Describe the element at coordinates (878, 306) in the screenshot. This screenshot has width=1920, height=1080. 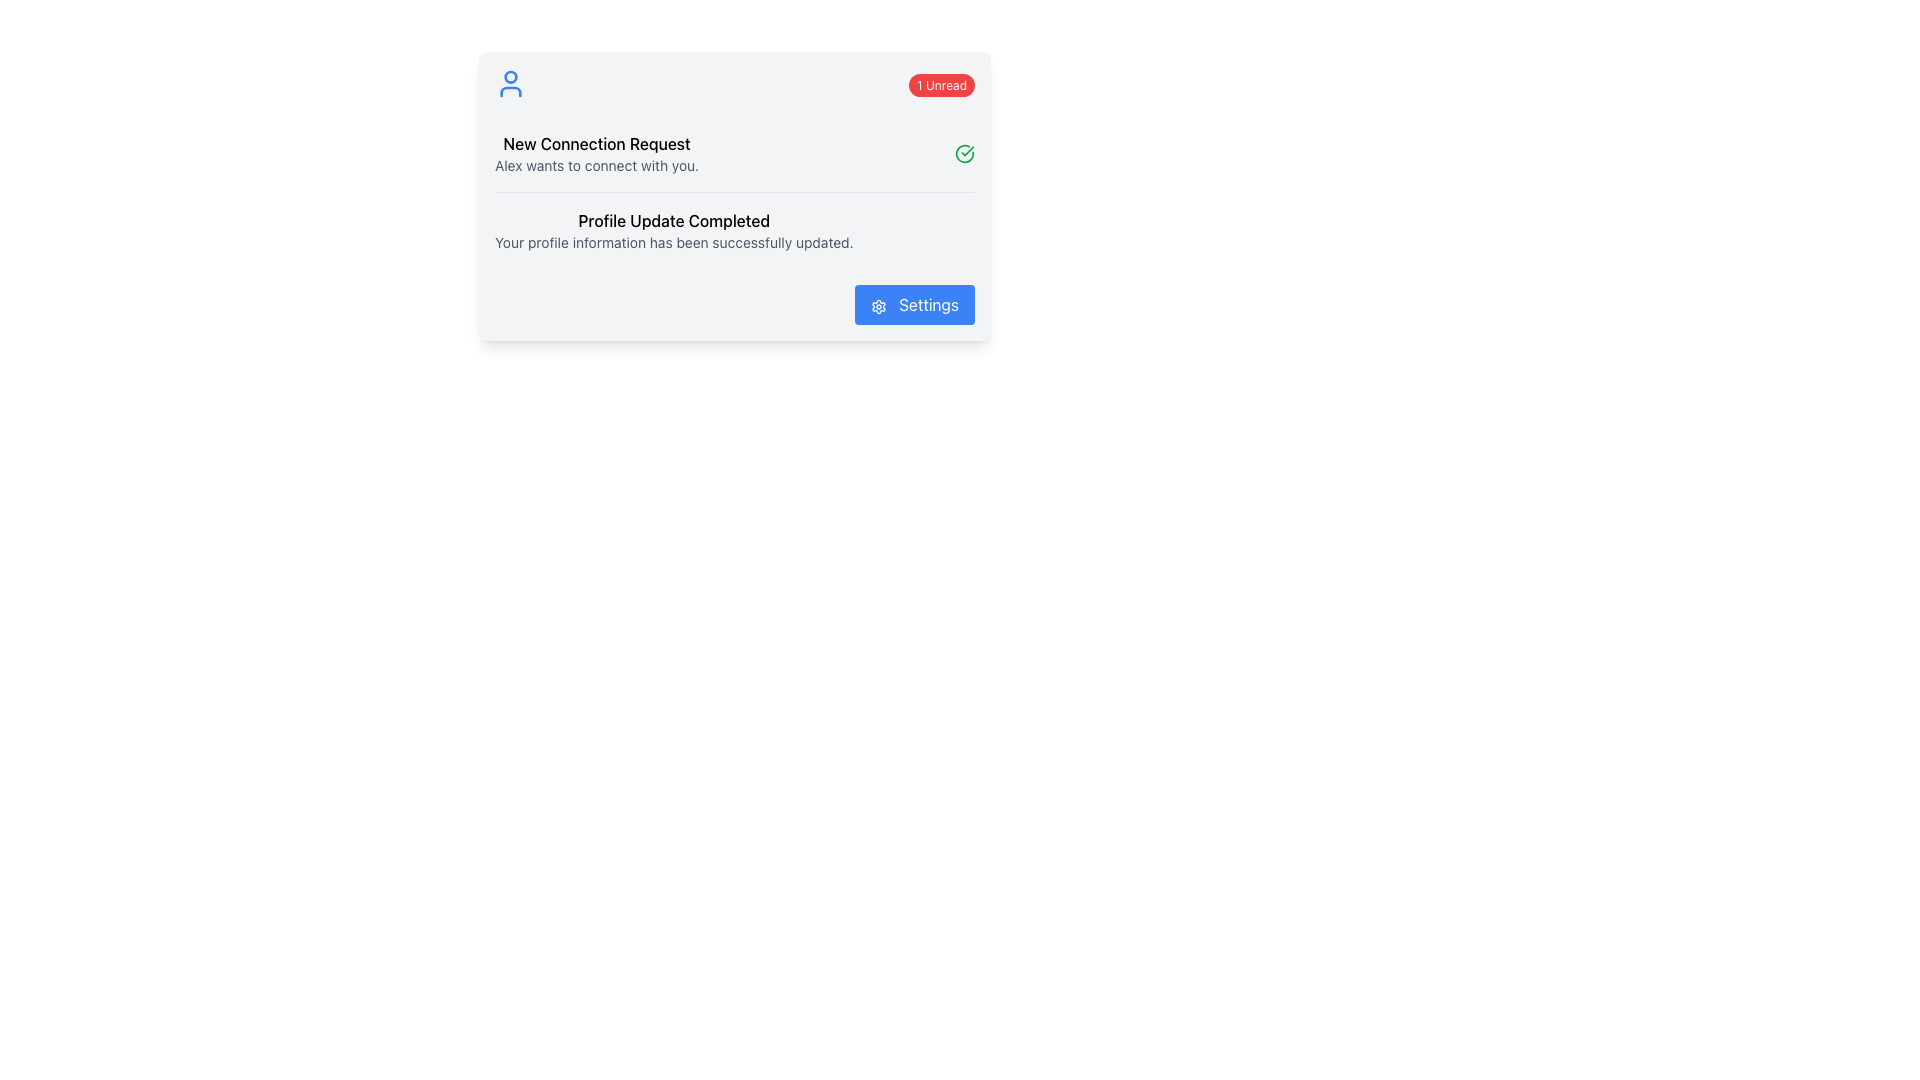
I see `the SVG Icon that visually represents settings, located to the left of the 'Settings' label on the blue button in the bottom-right part of the notification card` at that location.